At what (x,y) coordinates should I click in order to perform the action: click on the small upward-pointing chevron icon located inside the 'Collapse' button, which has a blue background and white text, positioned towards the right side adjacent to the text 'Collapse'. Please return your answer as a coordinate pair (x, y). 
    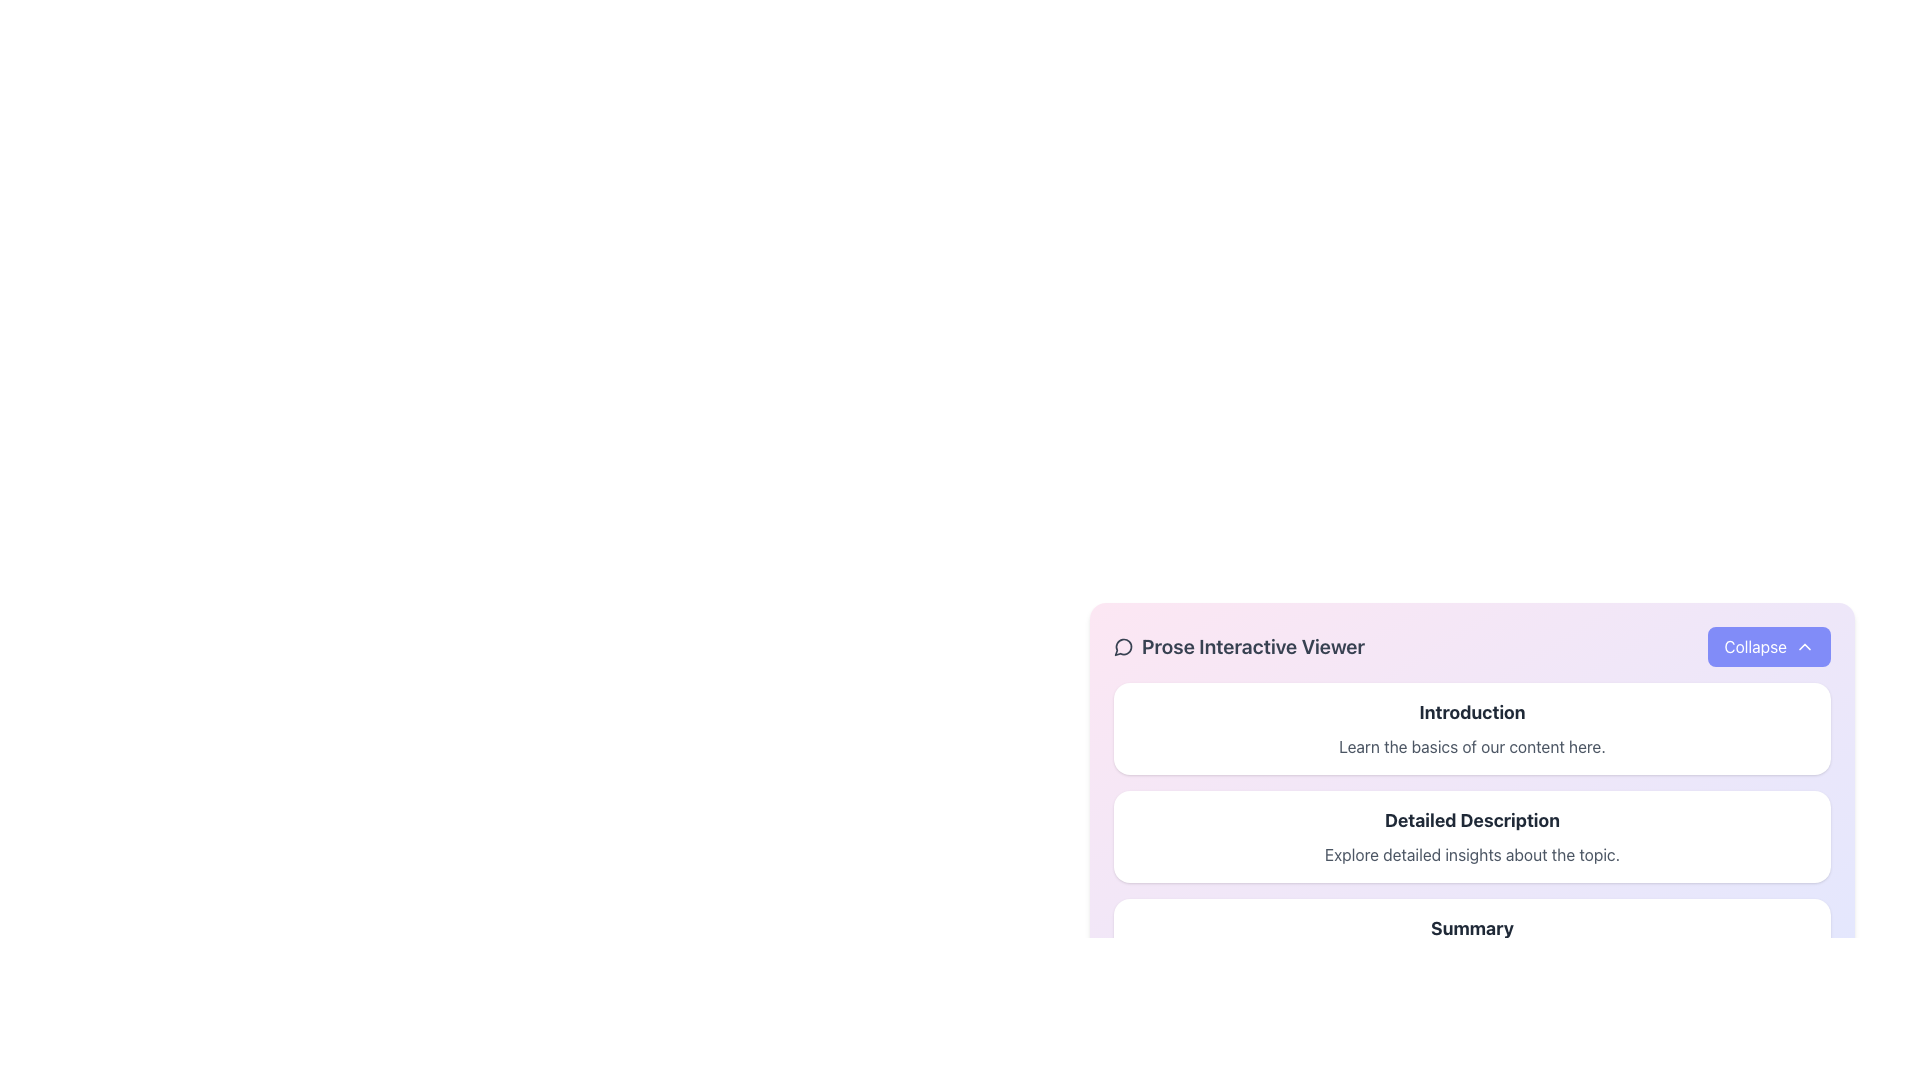
    Looking at the image, I should click on (1804, 647).